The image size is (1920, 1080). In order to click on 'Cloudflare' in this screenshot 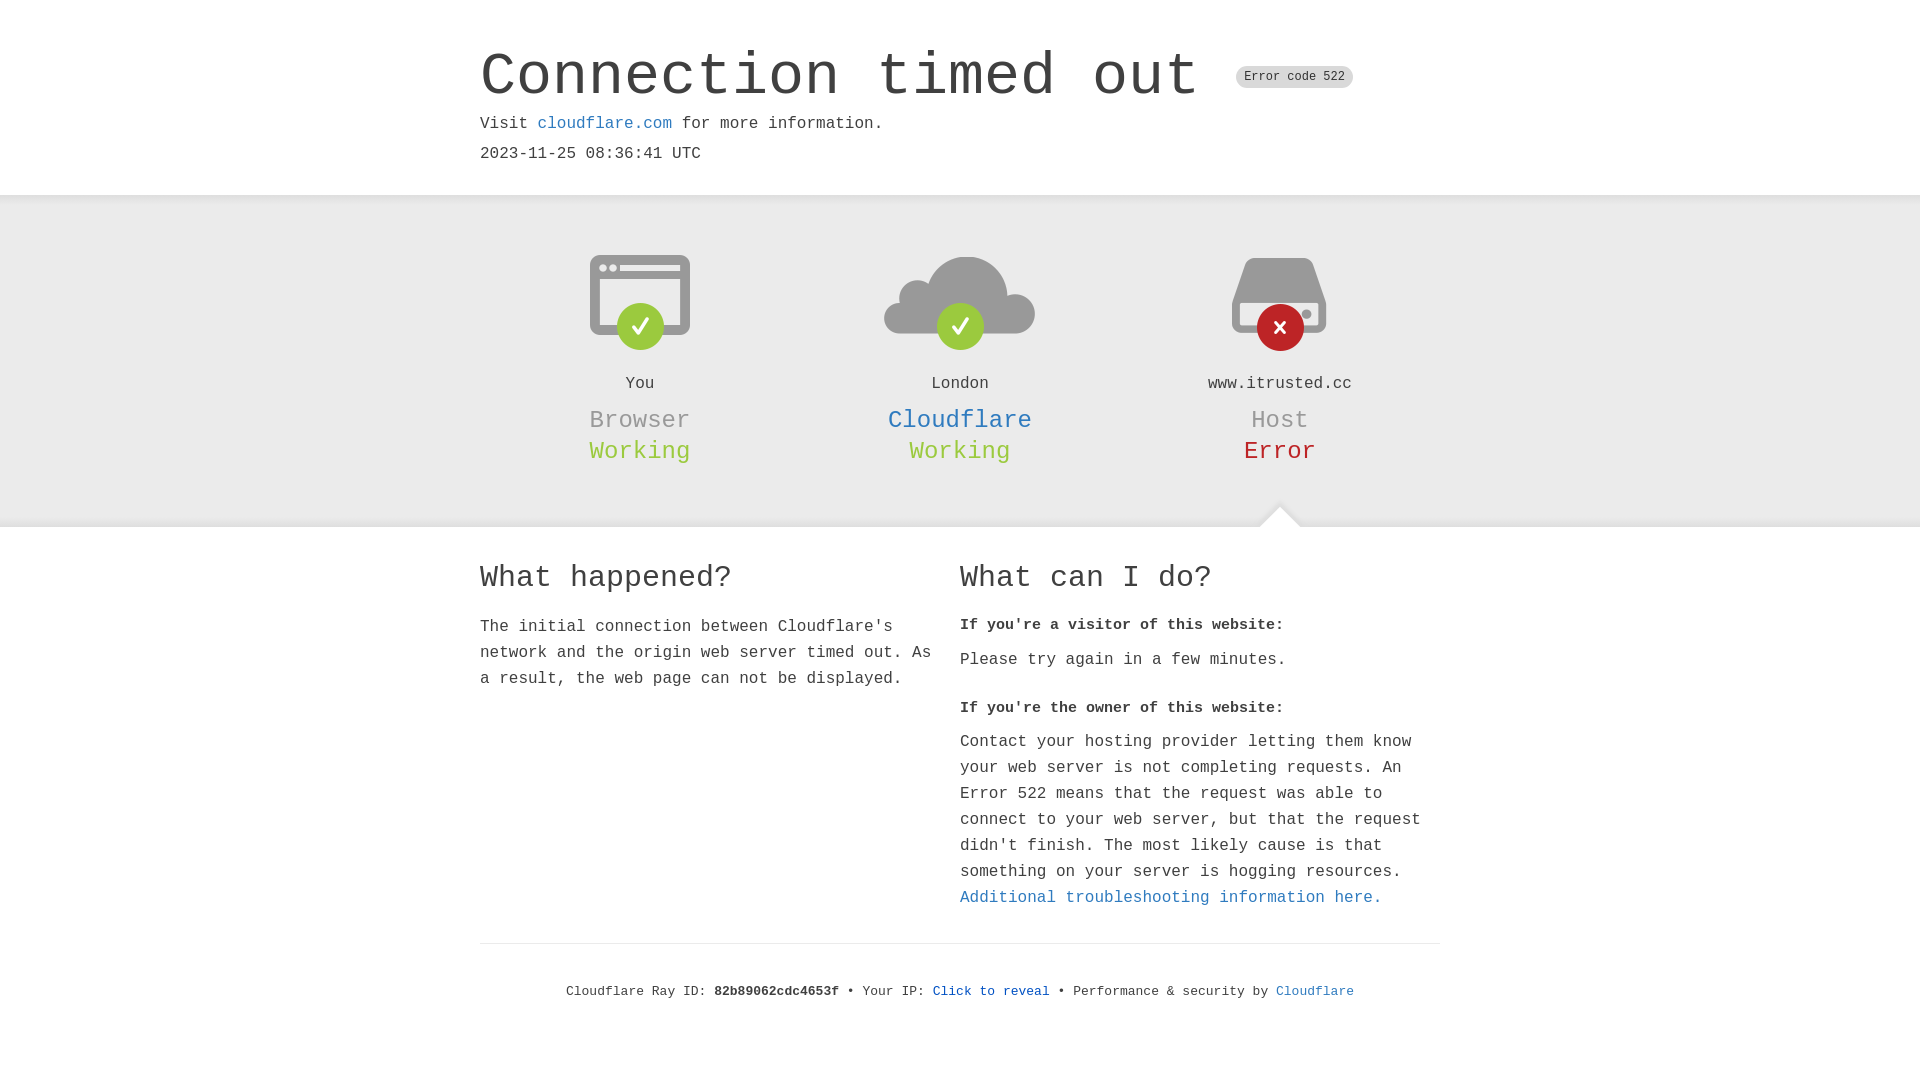, I will do `click(960, 419)`.